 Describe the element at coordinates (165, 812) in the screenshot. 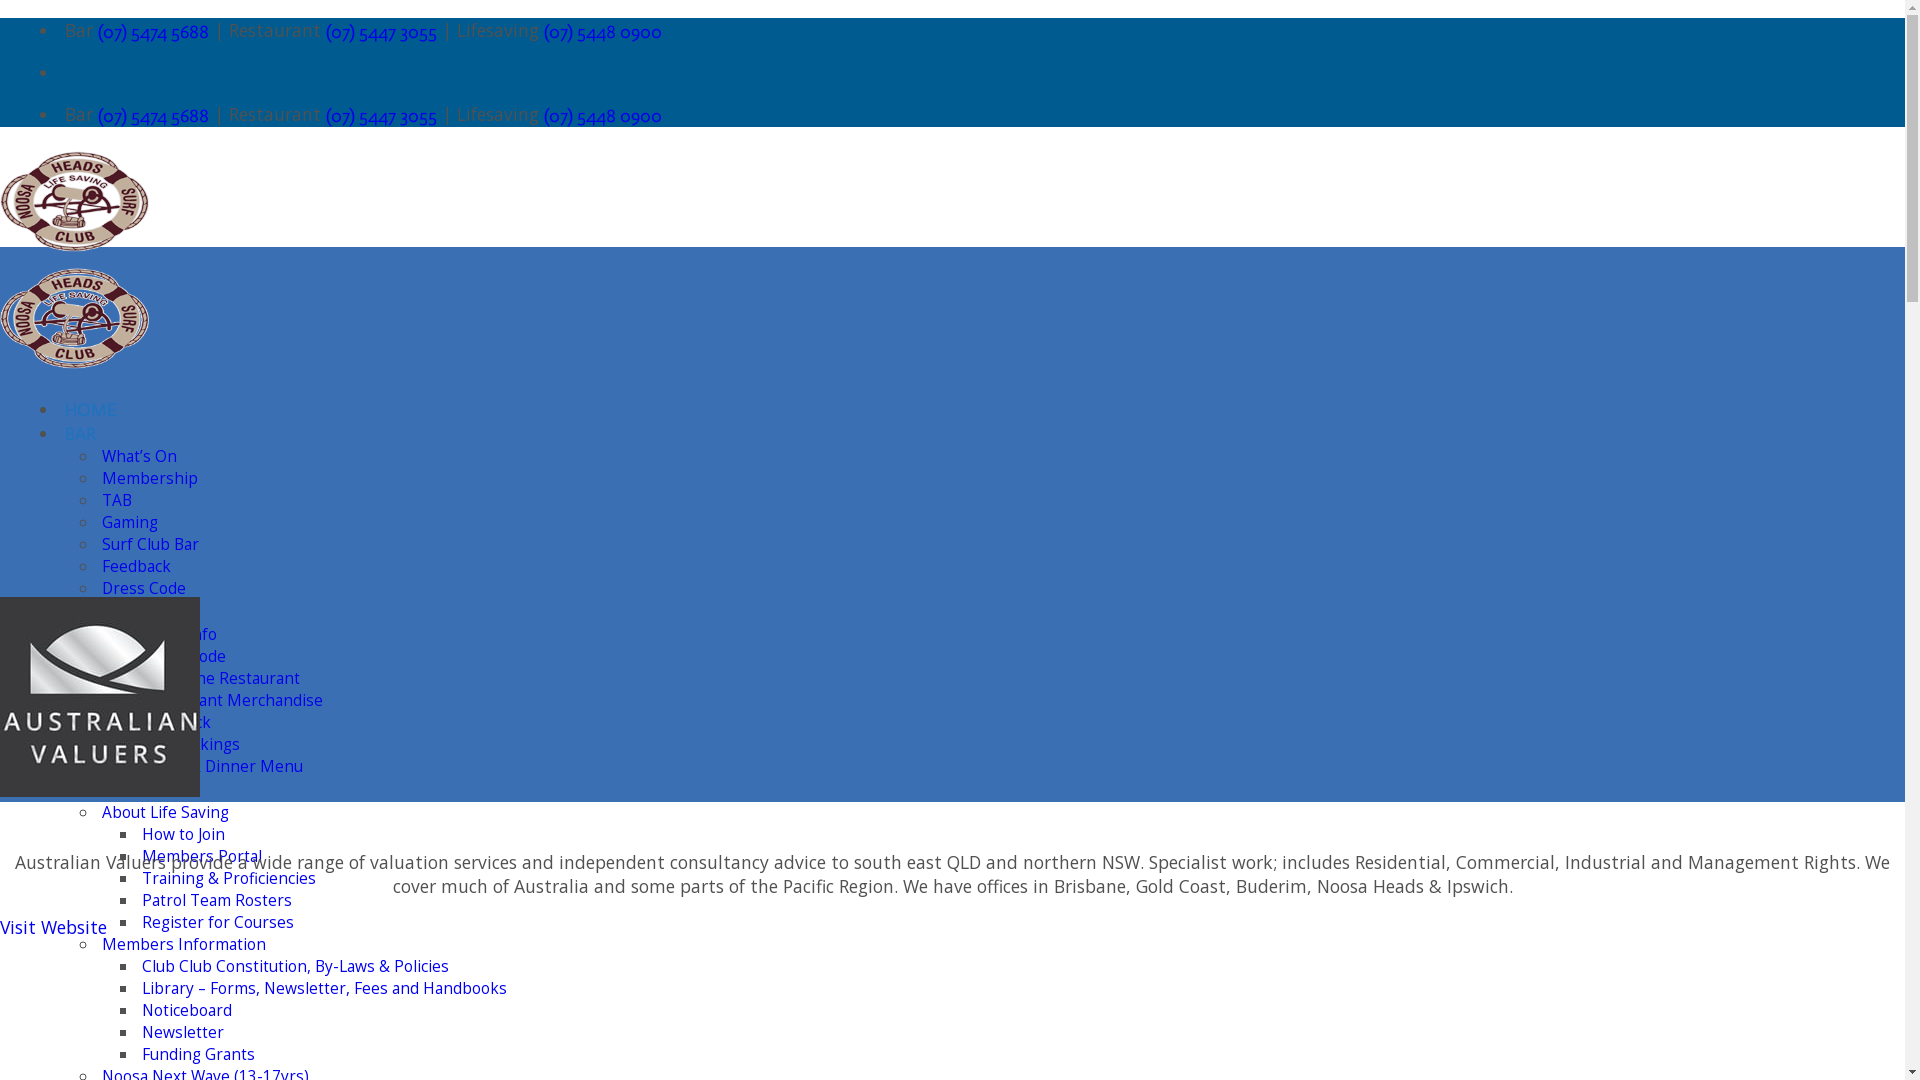

I see `'About Life Saving'` at that location.